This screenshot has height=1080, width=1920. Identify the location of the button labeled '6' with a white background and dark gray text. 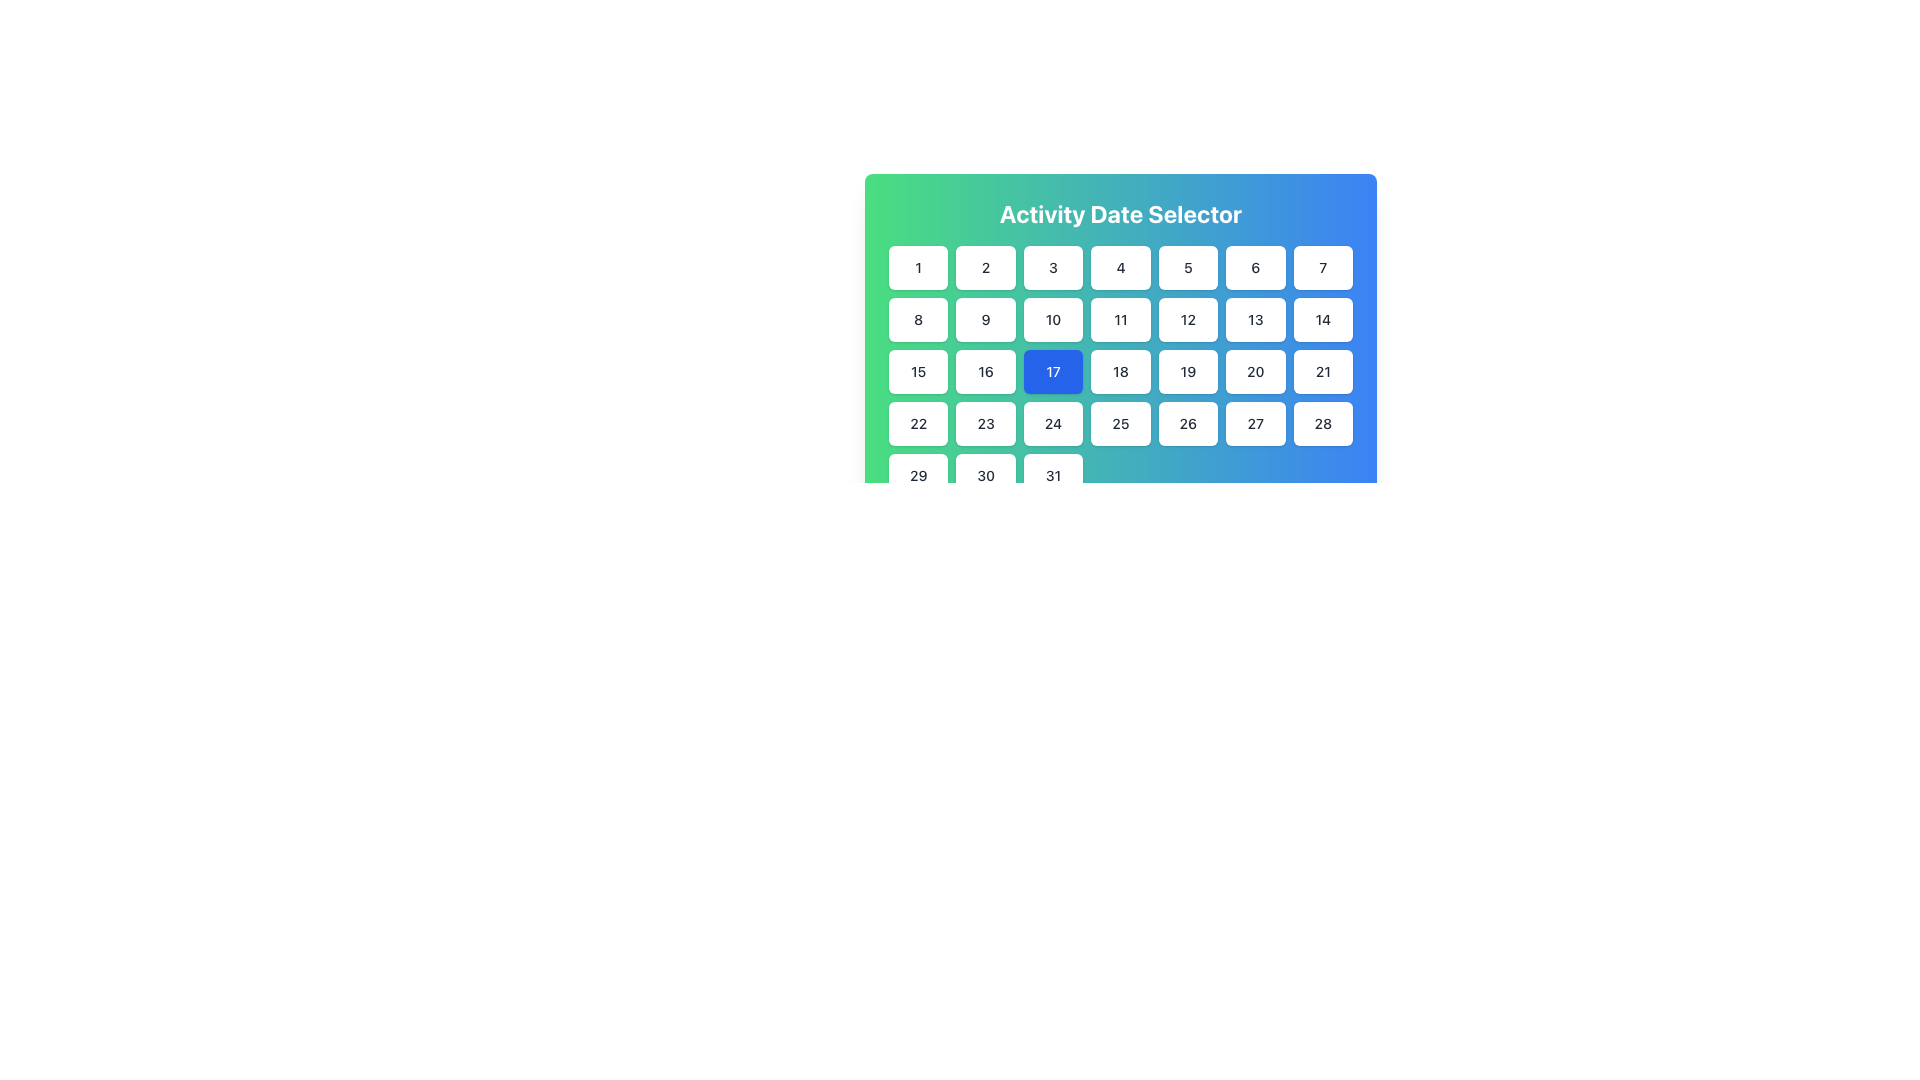
(1254, 266).